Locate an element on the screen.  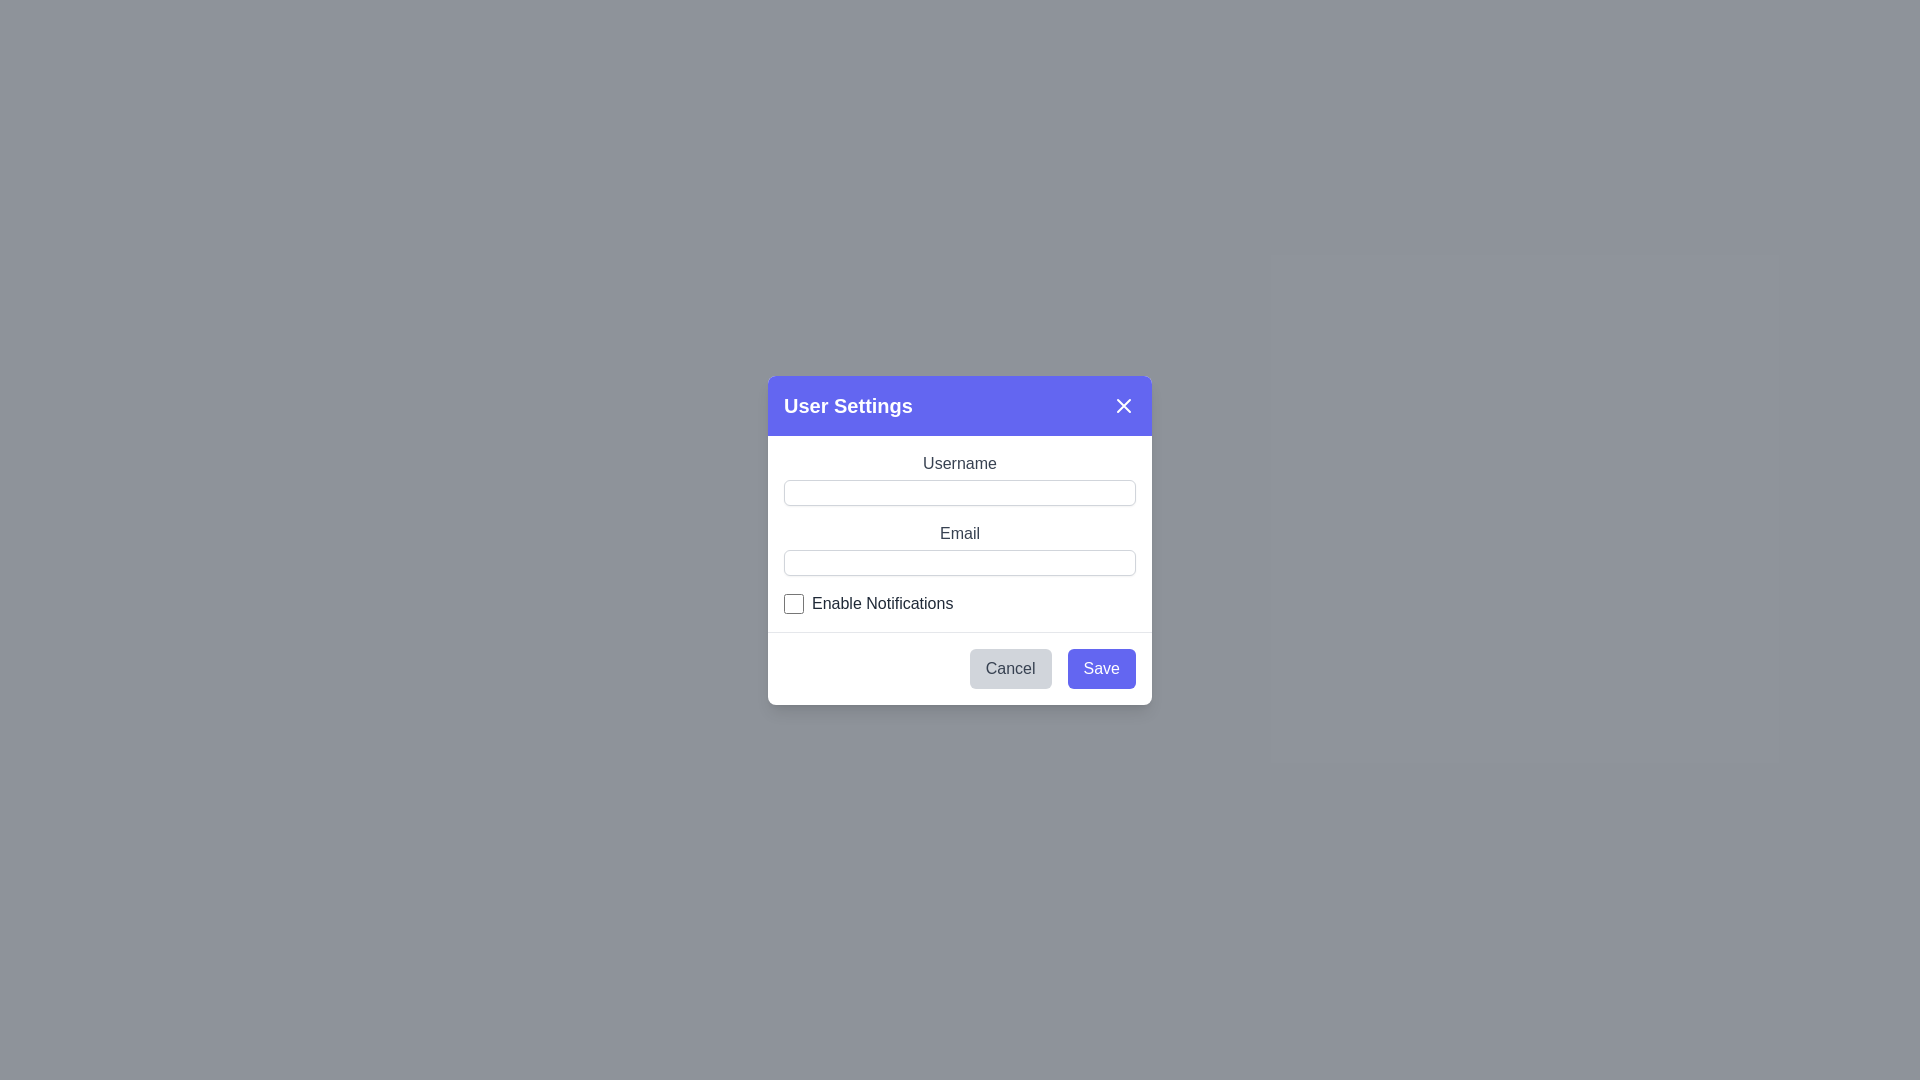
the checkbox for enabling or disabling notifications located below the Email input field in the User Settings form is located at coordinates (960, 602).